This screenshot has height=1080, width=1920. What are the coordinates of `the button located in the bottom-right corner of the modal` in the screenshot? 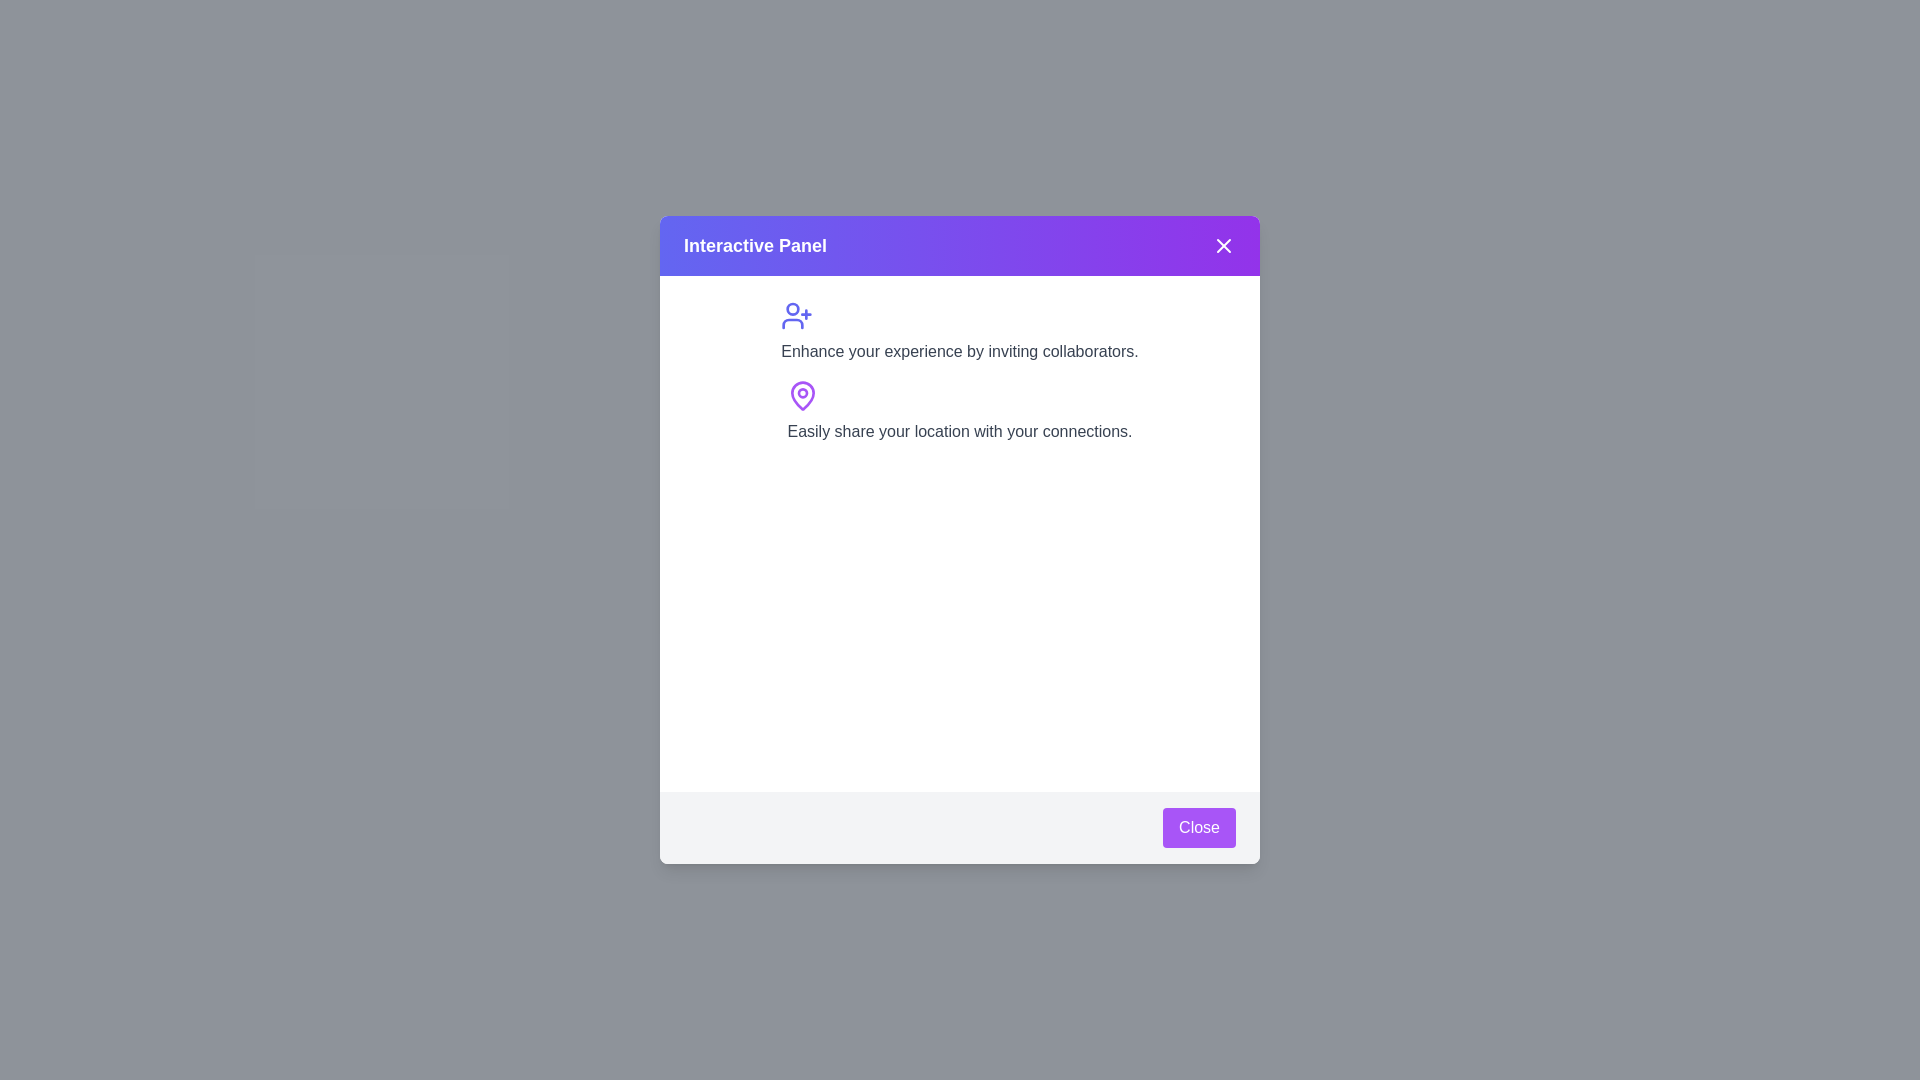 It's located at (1199, 828).